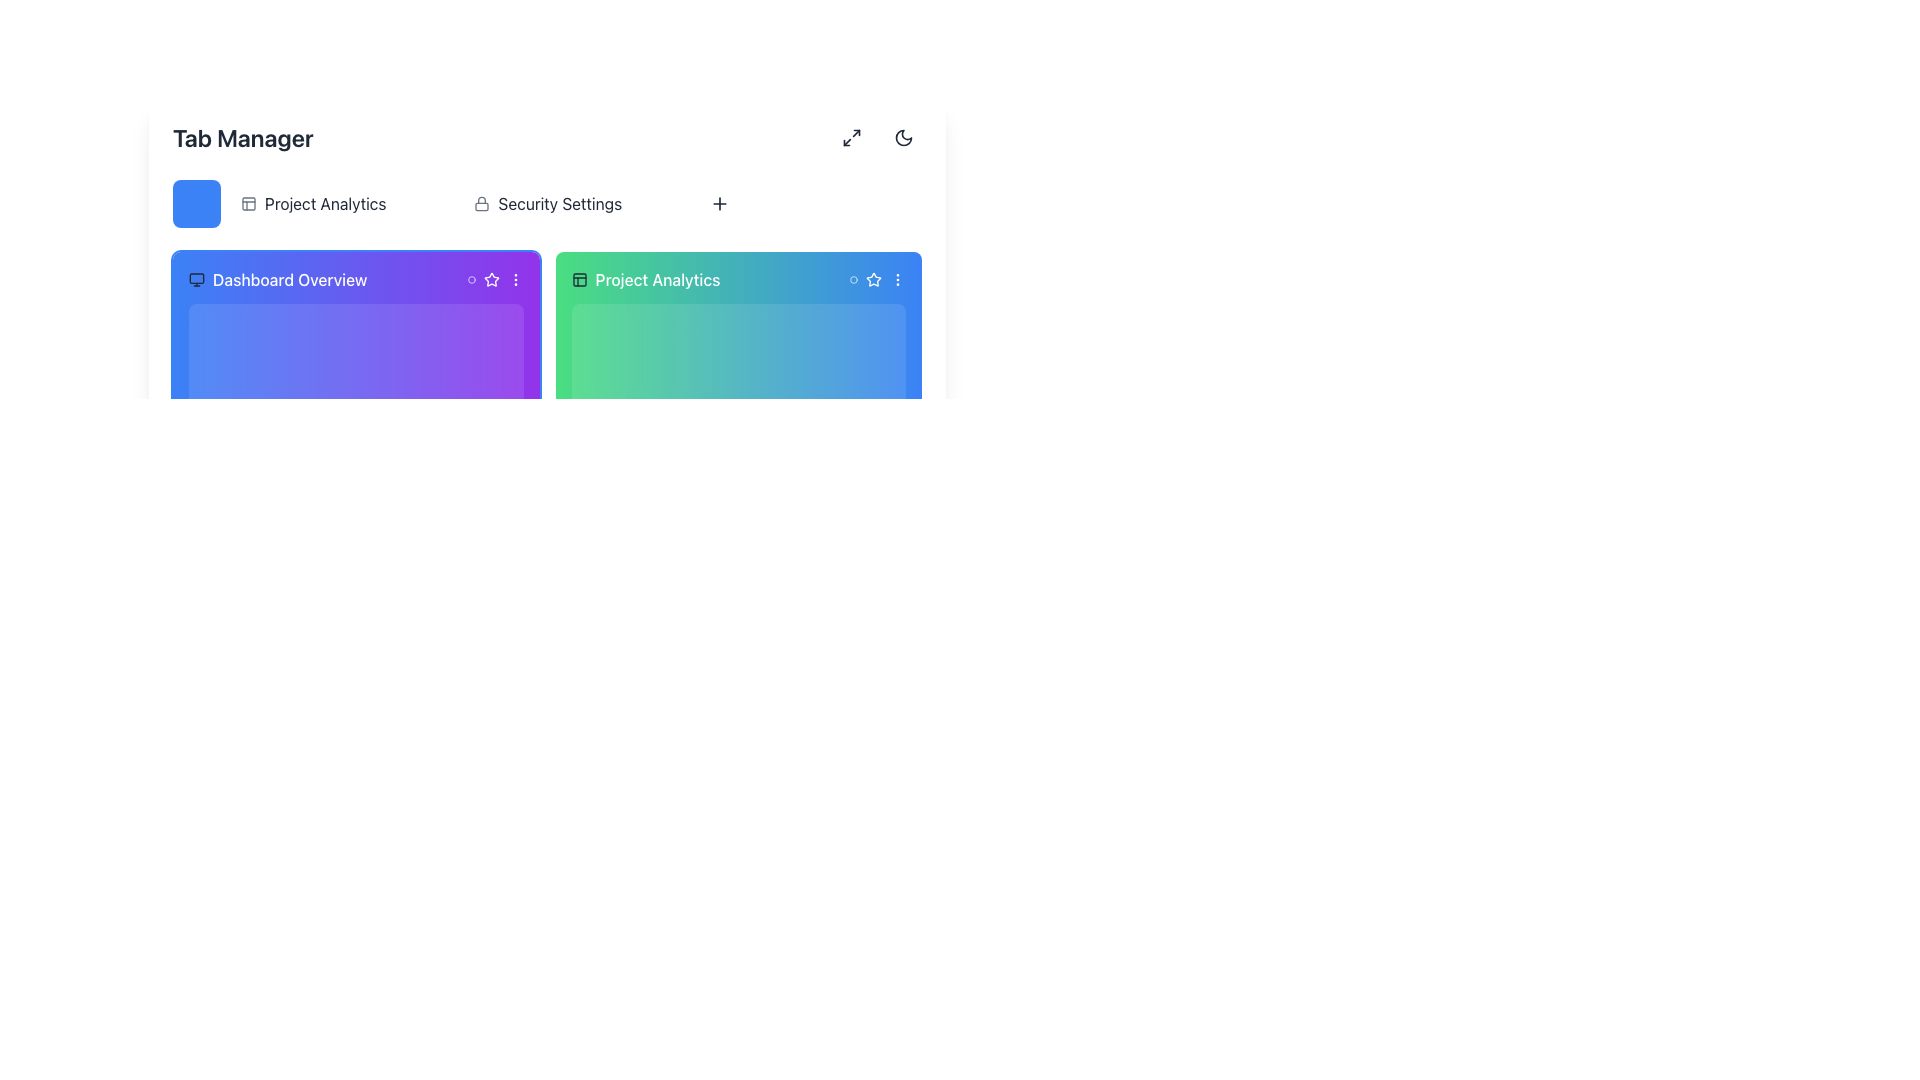 This screenshot has height=1080, width=1920. I want to click on the lock icon in the top navigation area to observe the associated tooltip or behavior related to 'Security Settings', so click(482, 204).